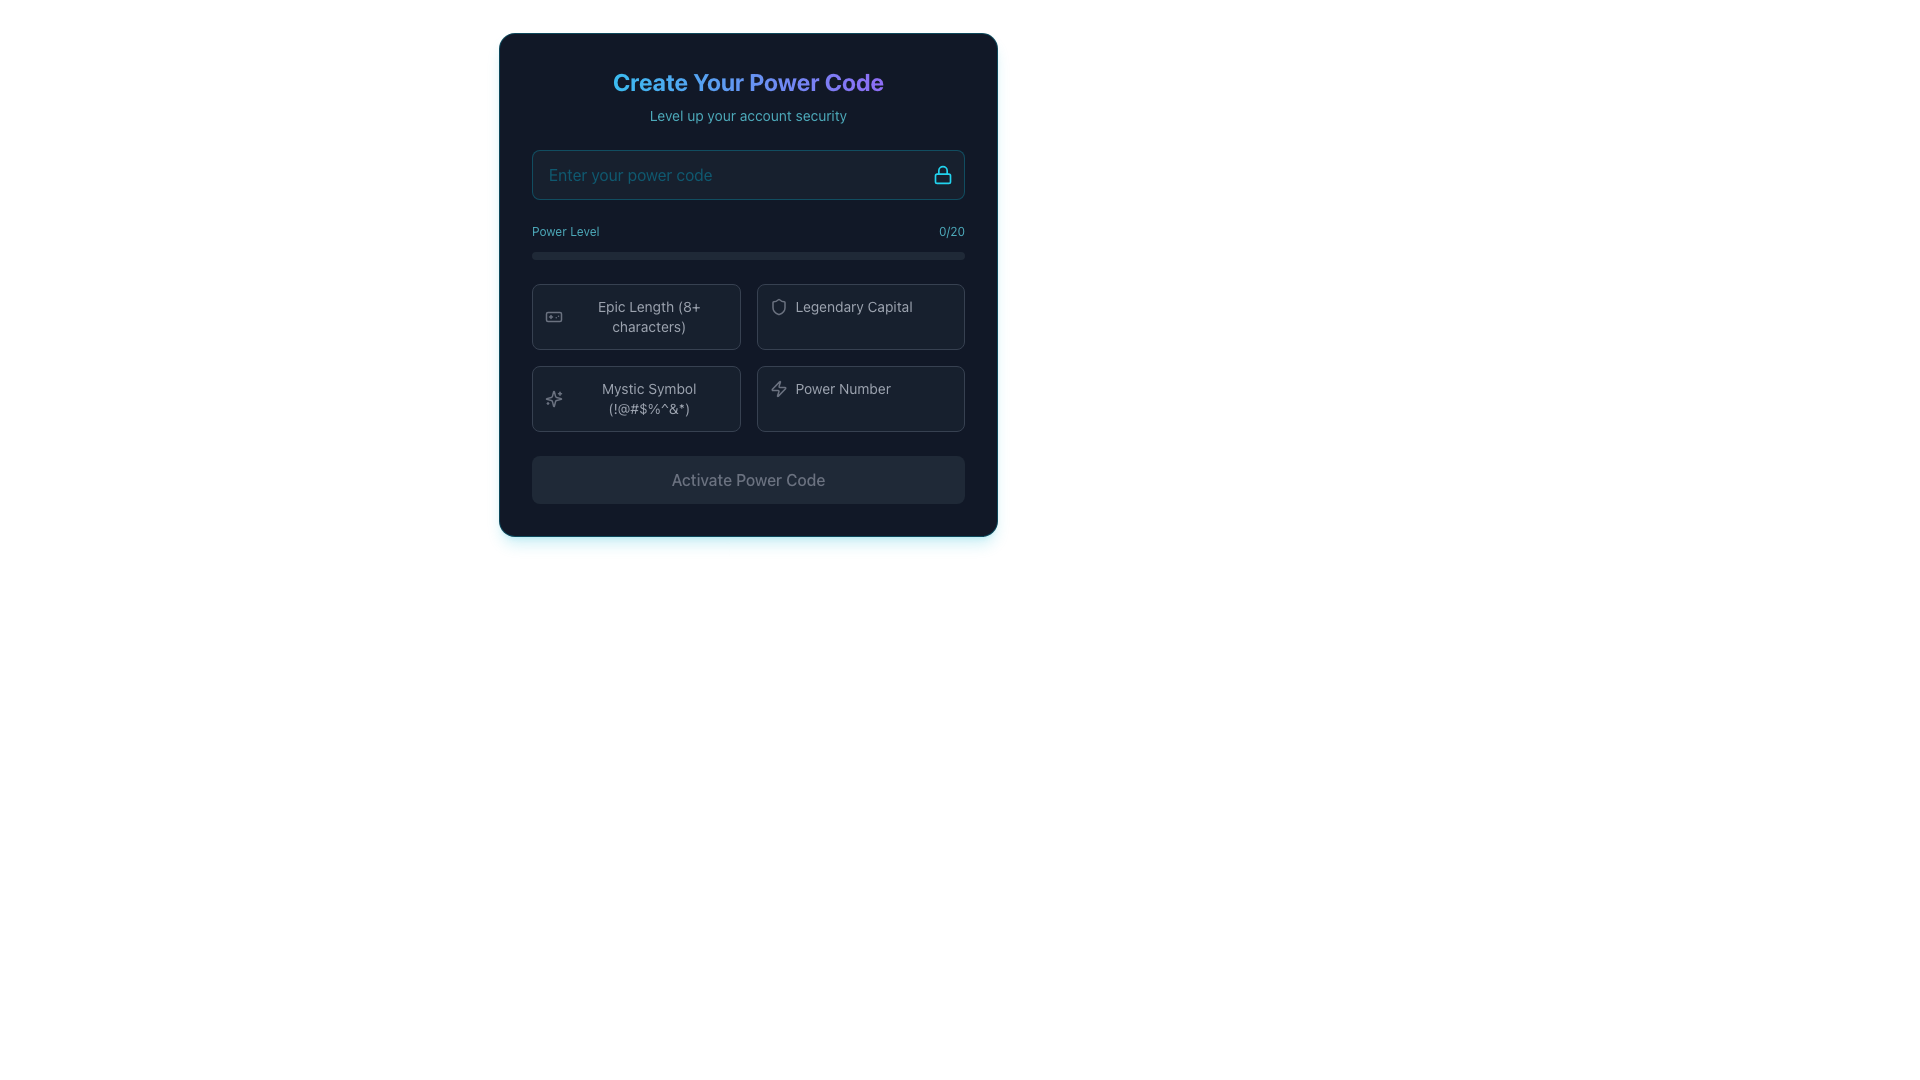  Describe the element at coordinates (553, 398) in the screenshot. I see `the sparkles icon in the Mystic Symbol section of the power code creation form, which resembles a cross with circular edges and smaller sparks` at that location.